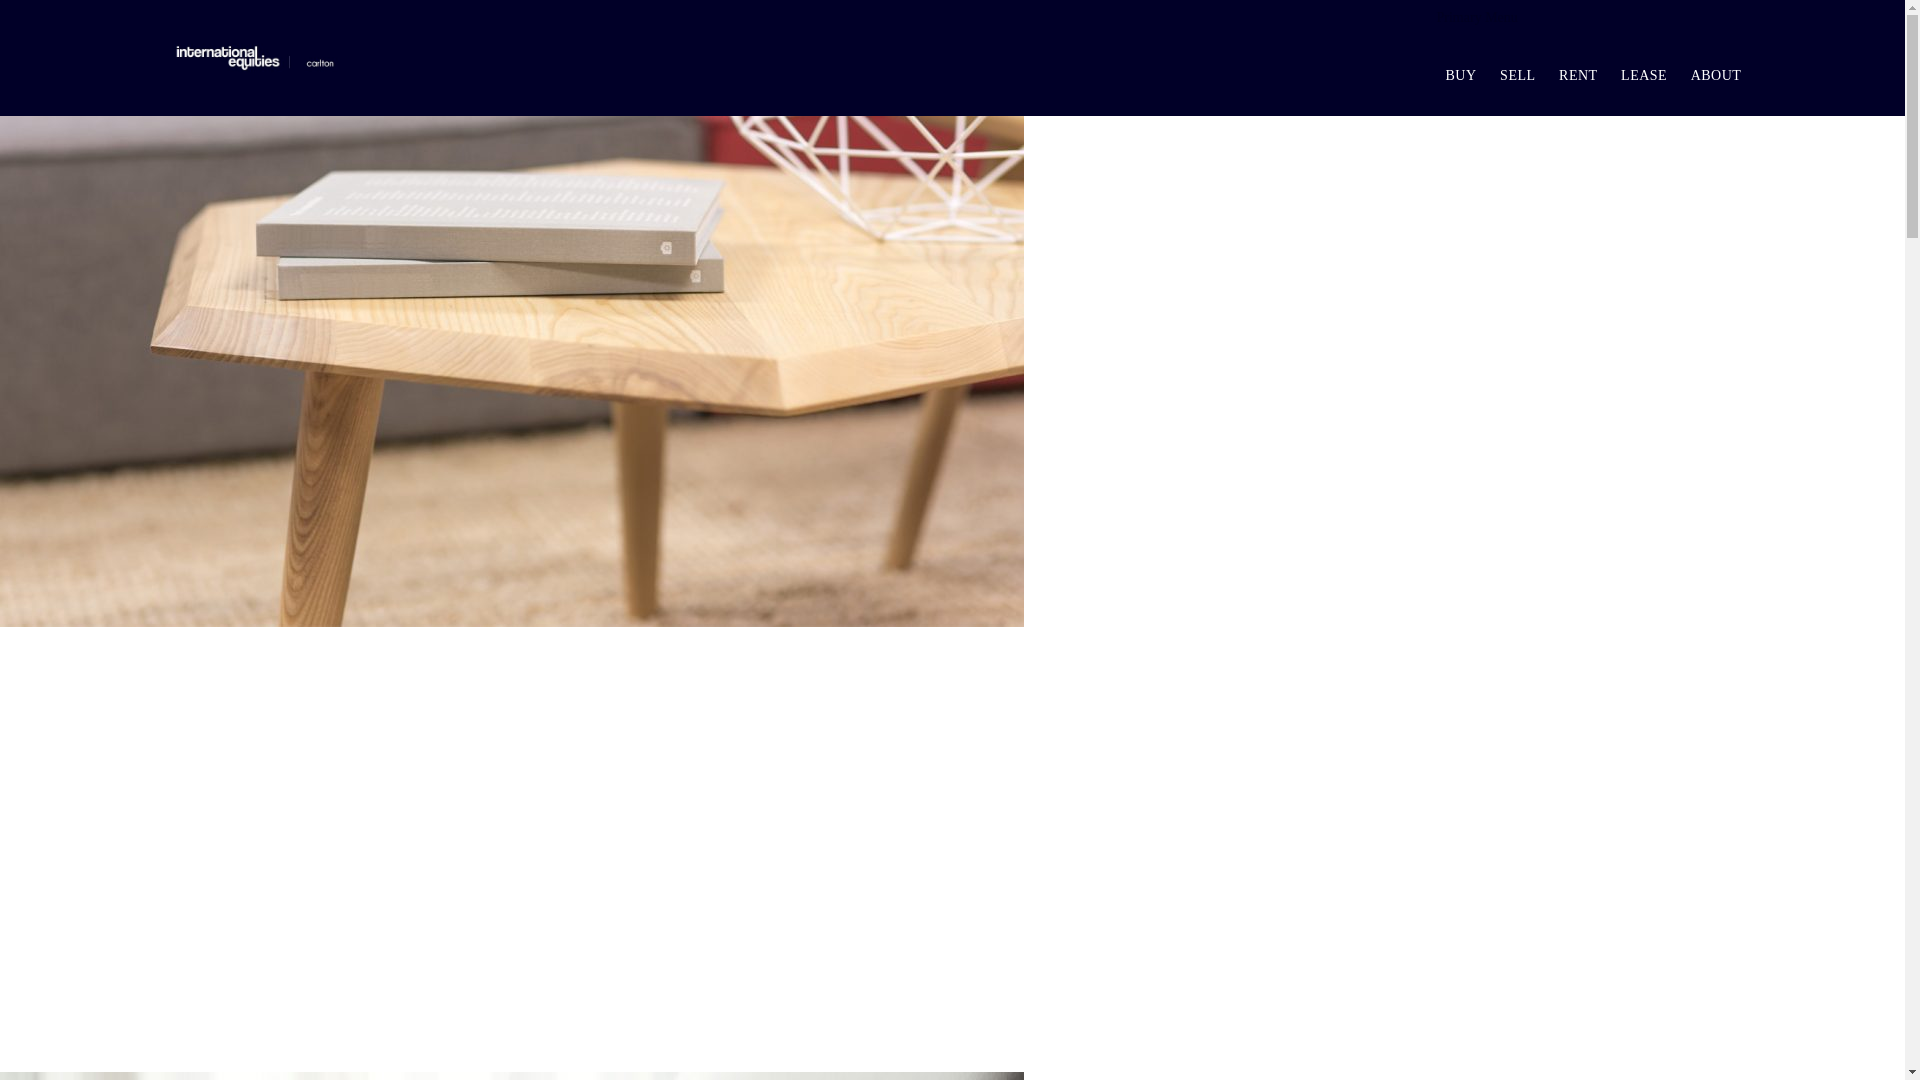 The height and width of the screenshot is (1080, 1920). What do you see at coordinates (1477, 18) in the screenshot?
I see `'Primary Menu'` at bounding box center [1477, 18].